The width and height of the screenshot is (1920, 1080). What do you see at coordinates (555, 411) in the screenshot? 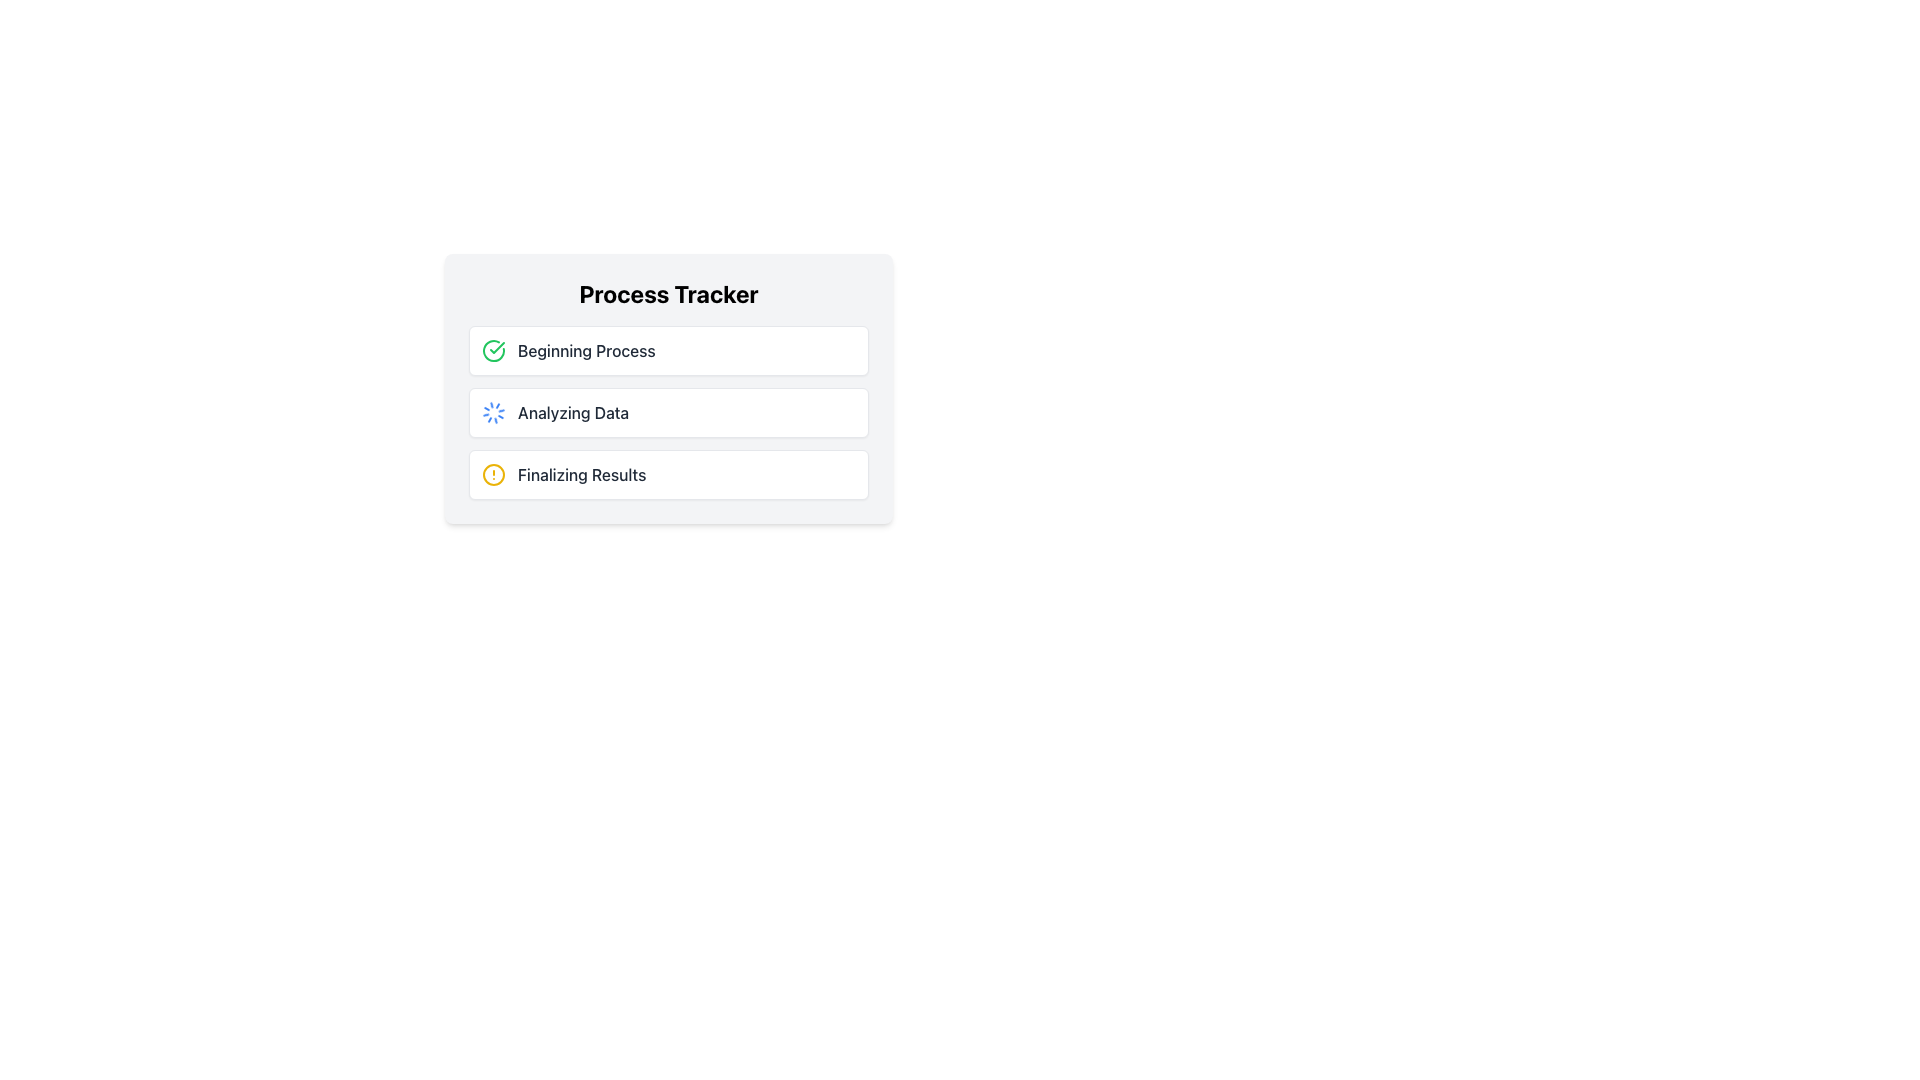
I see `status text 'Analyzing Data' from the second item in the process tracker section, which features a spinning loader icon and is visually distinct with medium-sized, grayish text` at bounding box center [555, 411].